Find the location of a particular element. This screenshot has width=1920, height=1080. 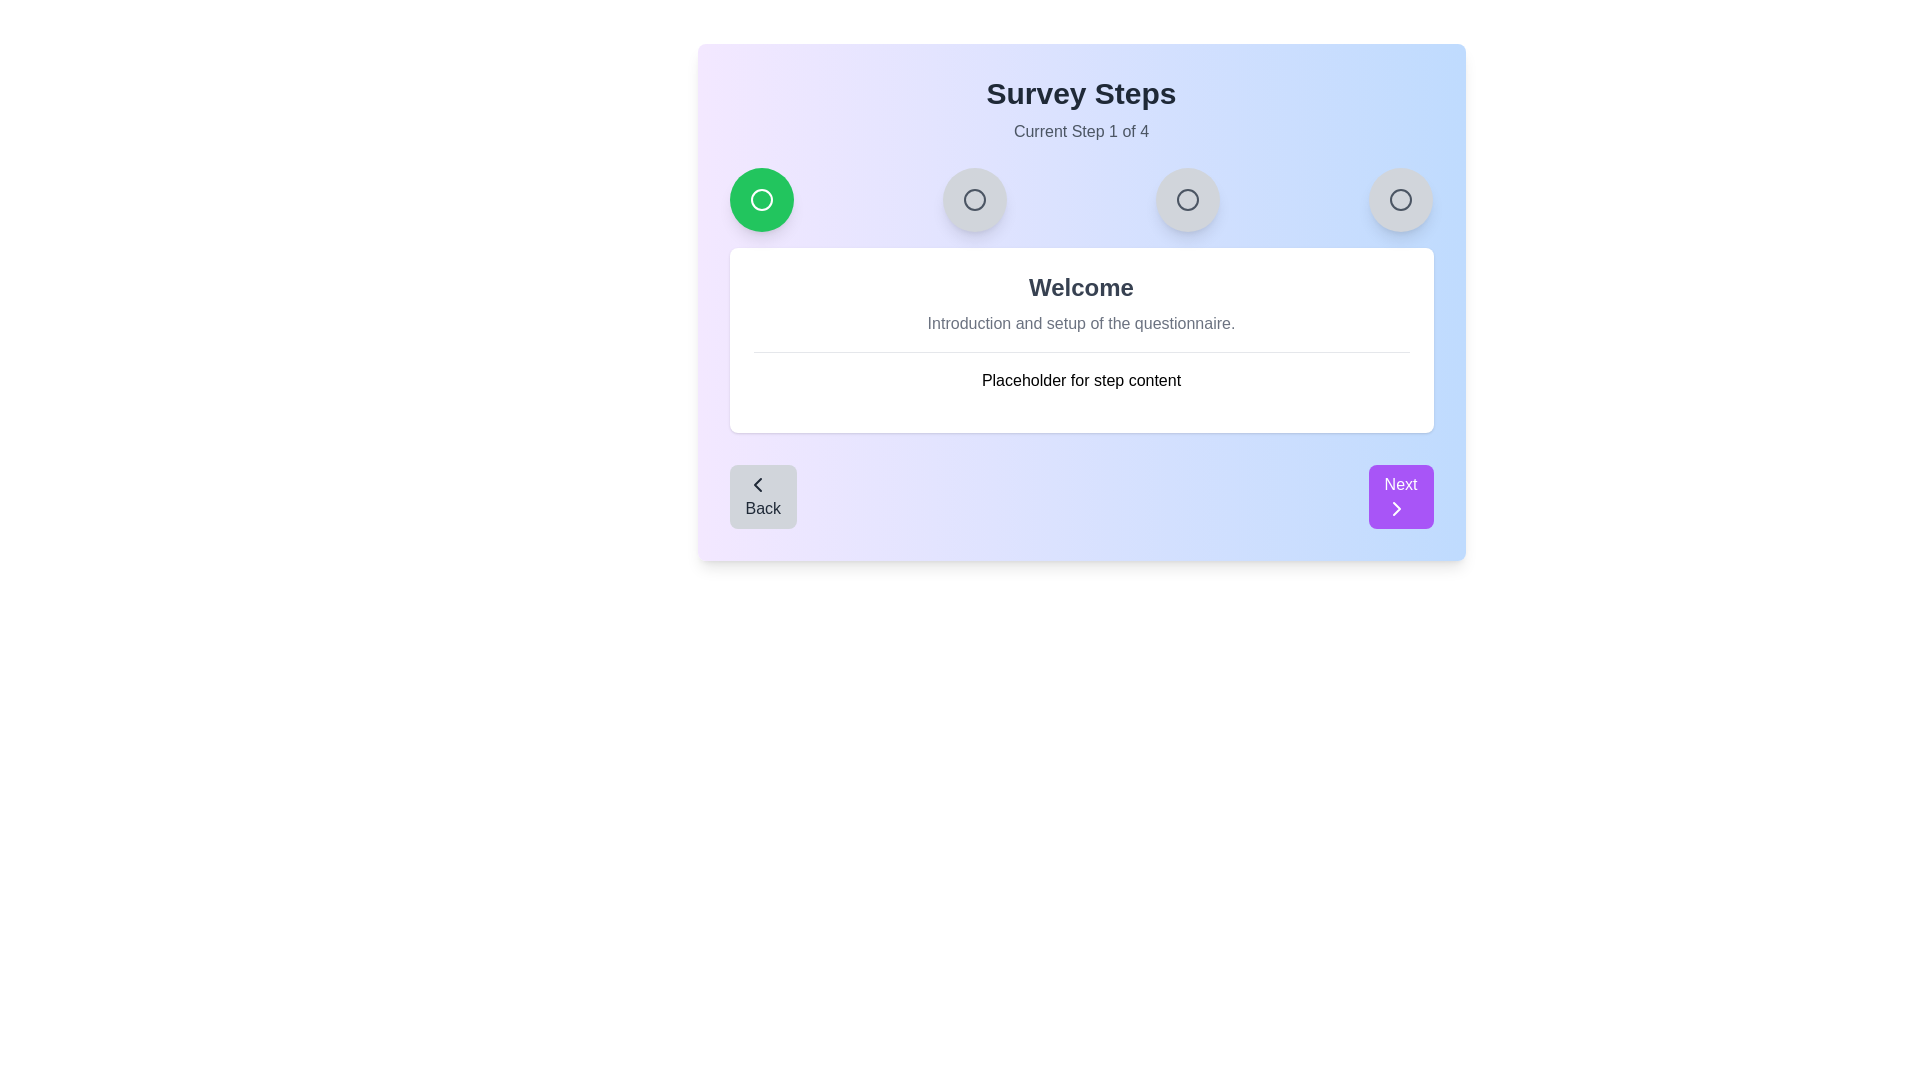

the SVG Circle Element that serves as the central part of the circular icon for the fourth step indicator located at the far right within the row of circular step indicators is located at coordinates (1400, 200).